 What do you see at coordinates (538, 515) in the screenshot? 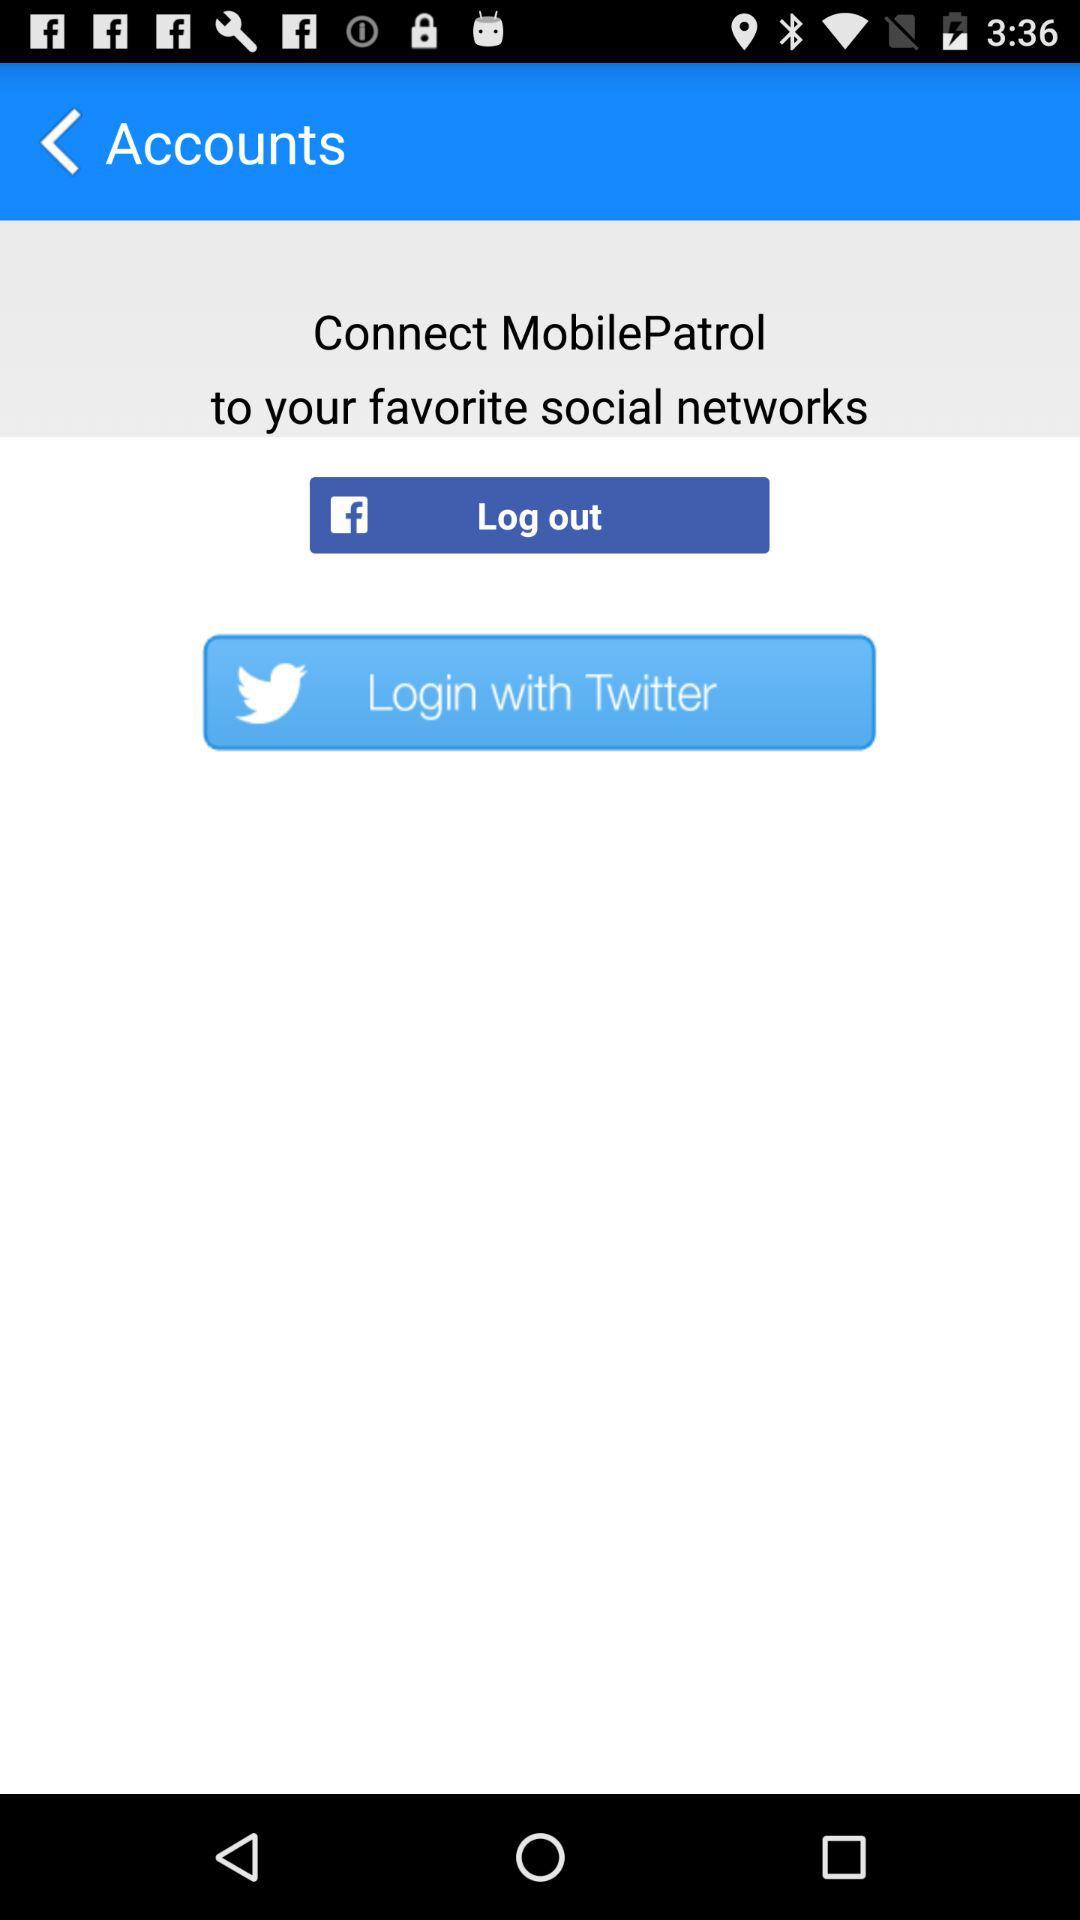
I see `item below to your favorite icon` at bounding box center [538, 515].